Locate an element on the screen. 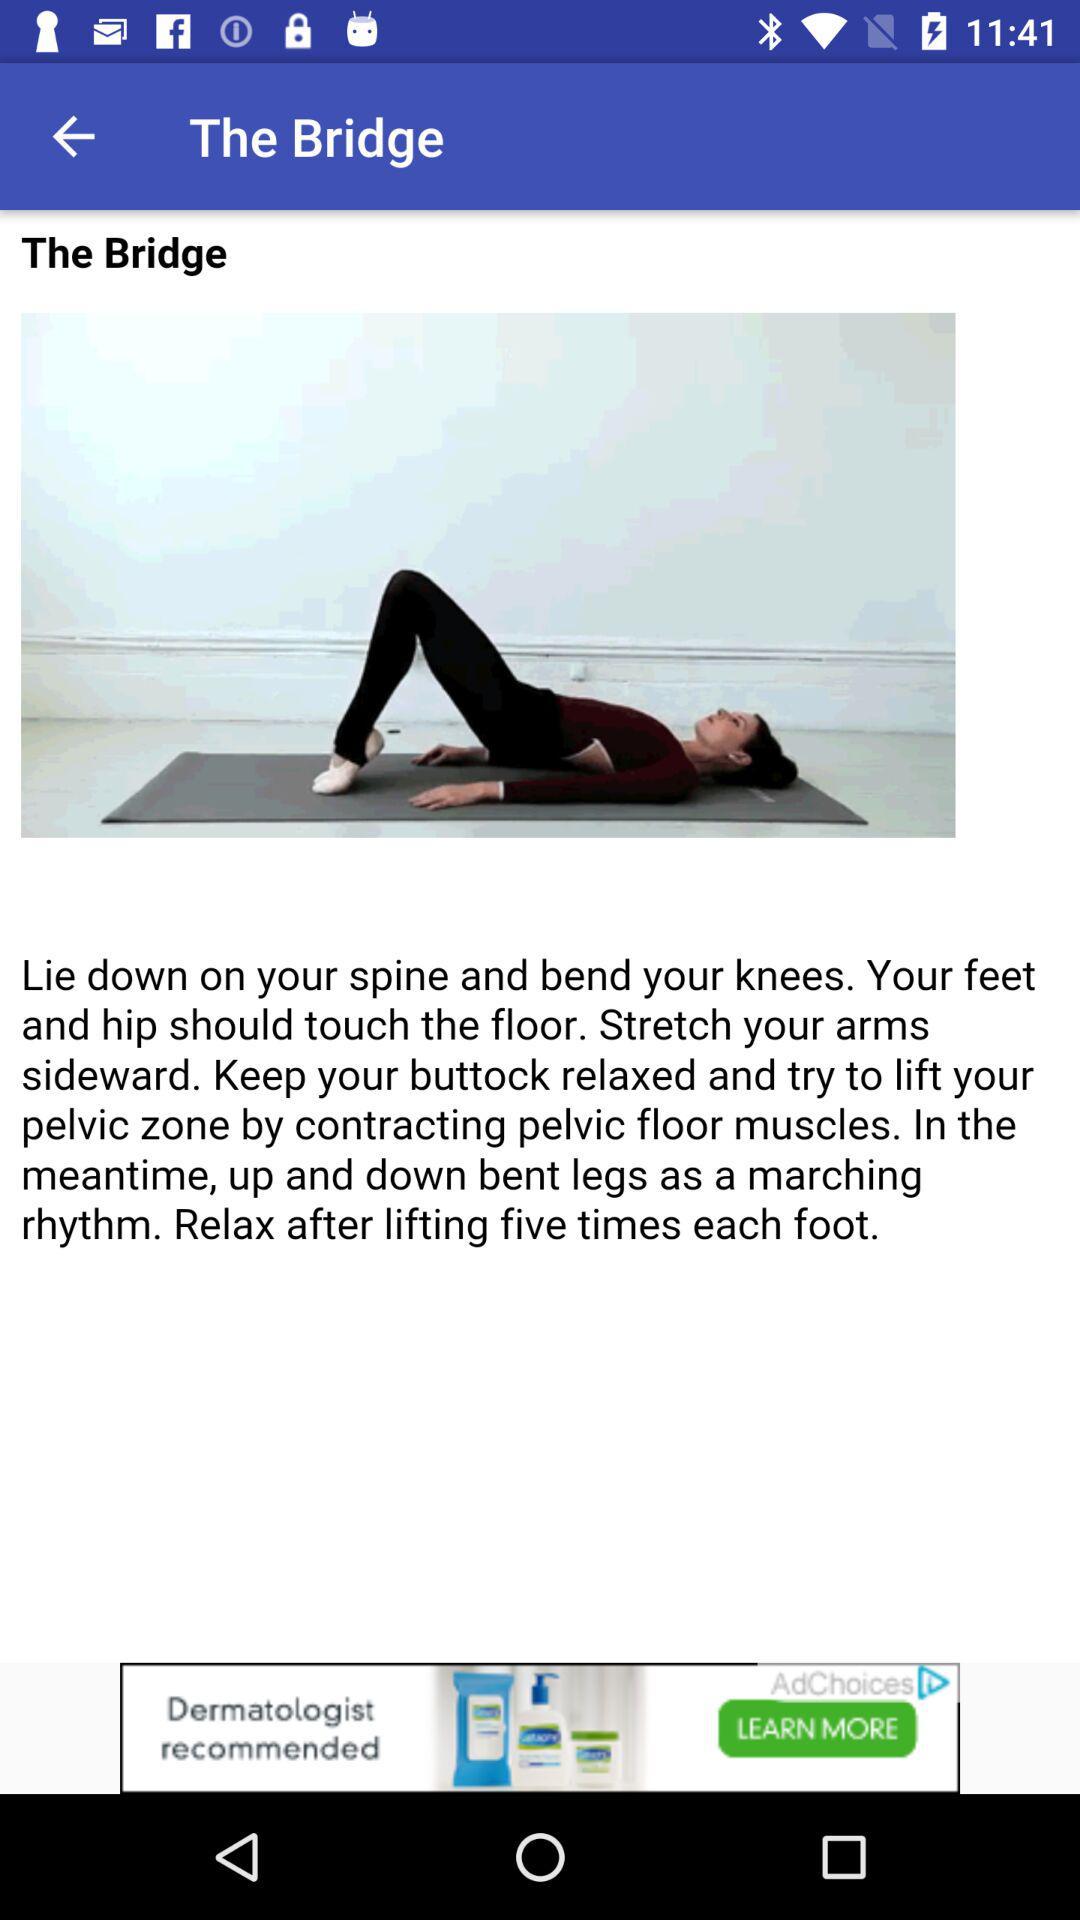 This screenshot has width=1080, height=1920. adverisement is located at coordinates (540, 935).